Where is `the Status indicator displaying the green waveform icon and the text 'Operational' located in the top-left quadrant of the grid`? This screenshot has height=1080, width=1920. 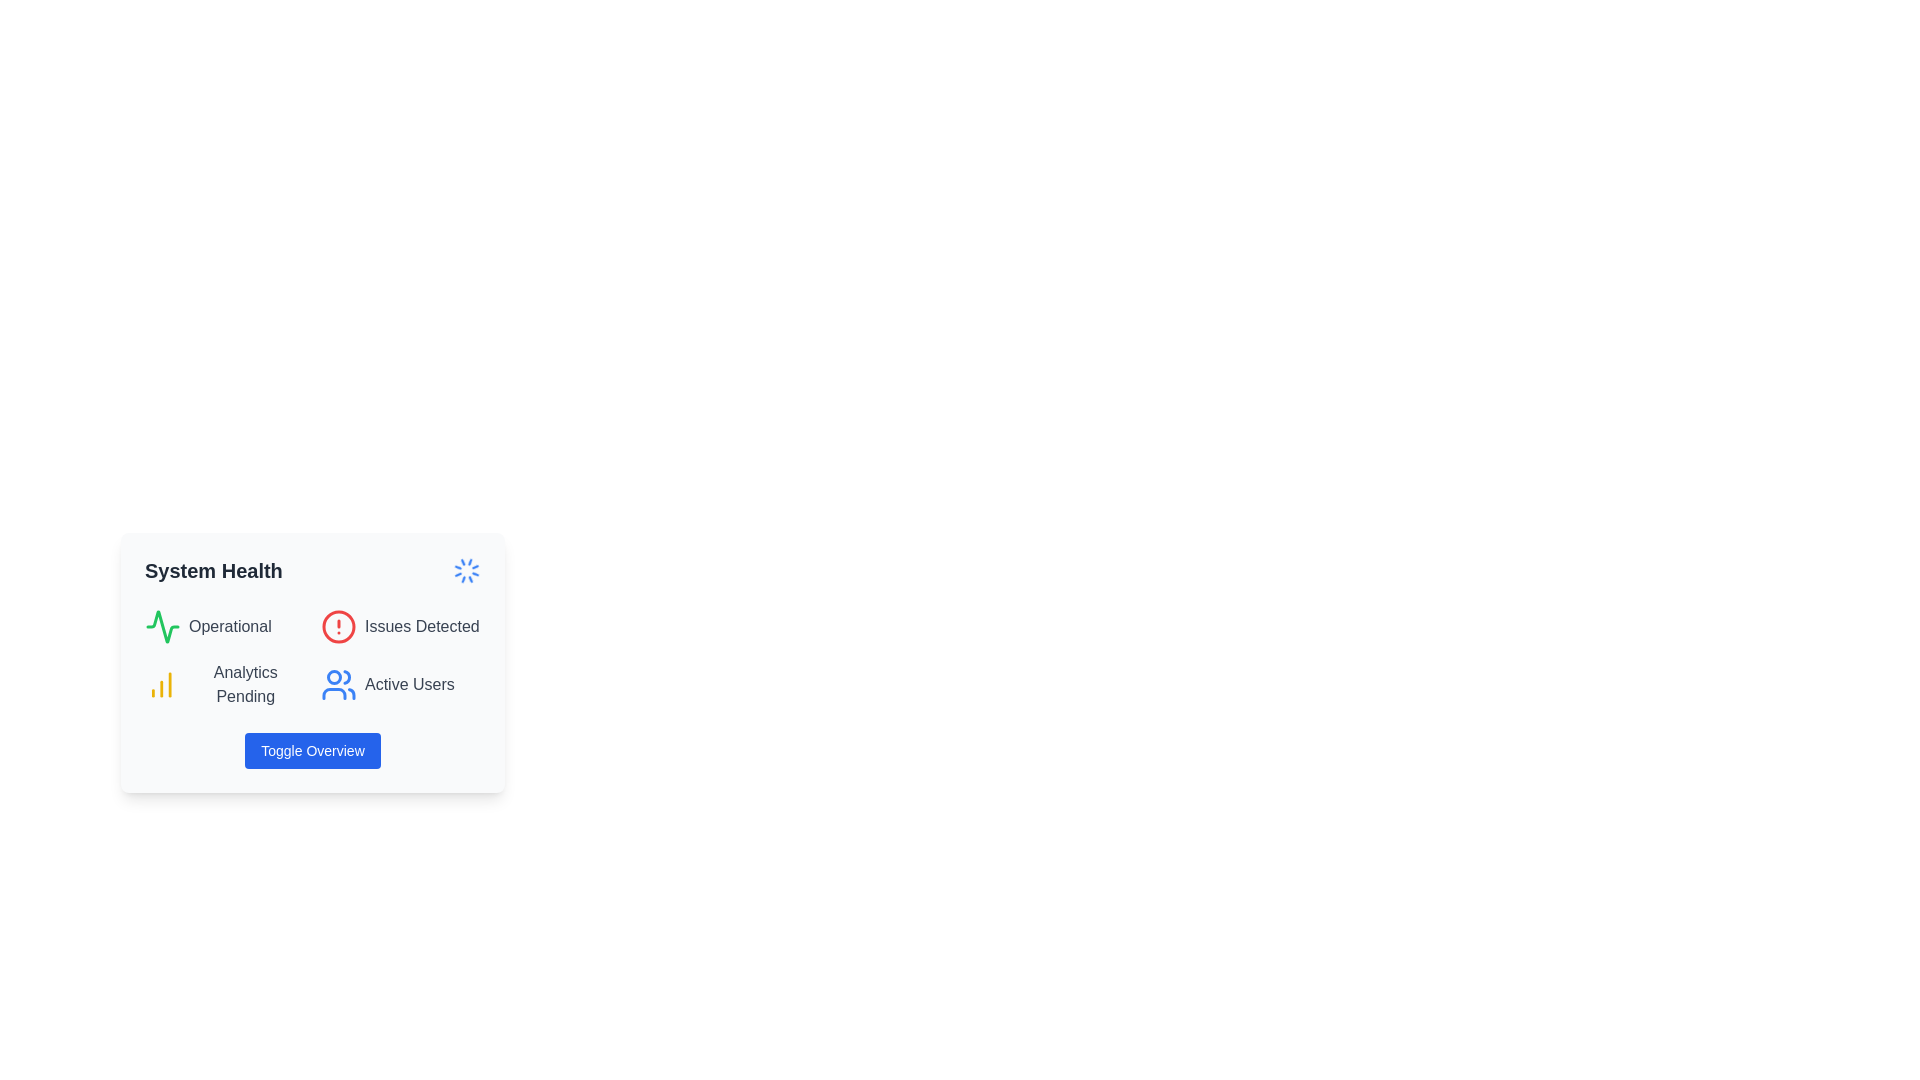
the Status indicator displaying the green waveform icon and the text 'Operational' located in the top-left quadrant of the grid is located at coordinates (225, 626).